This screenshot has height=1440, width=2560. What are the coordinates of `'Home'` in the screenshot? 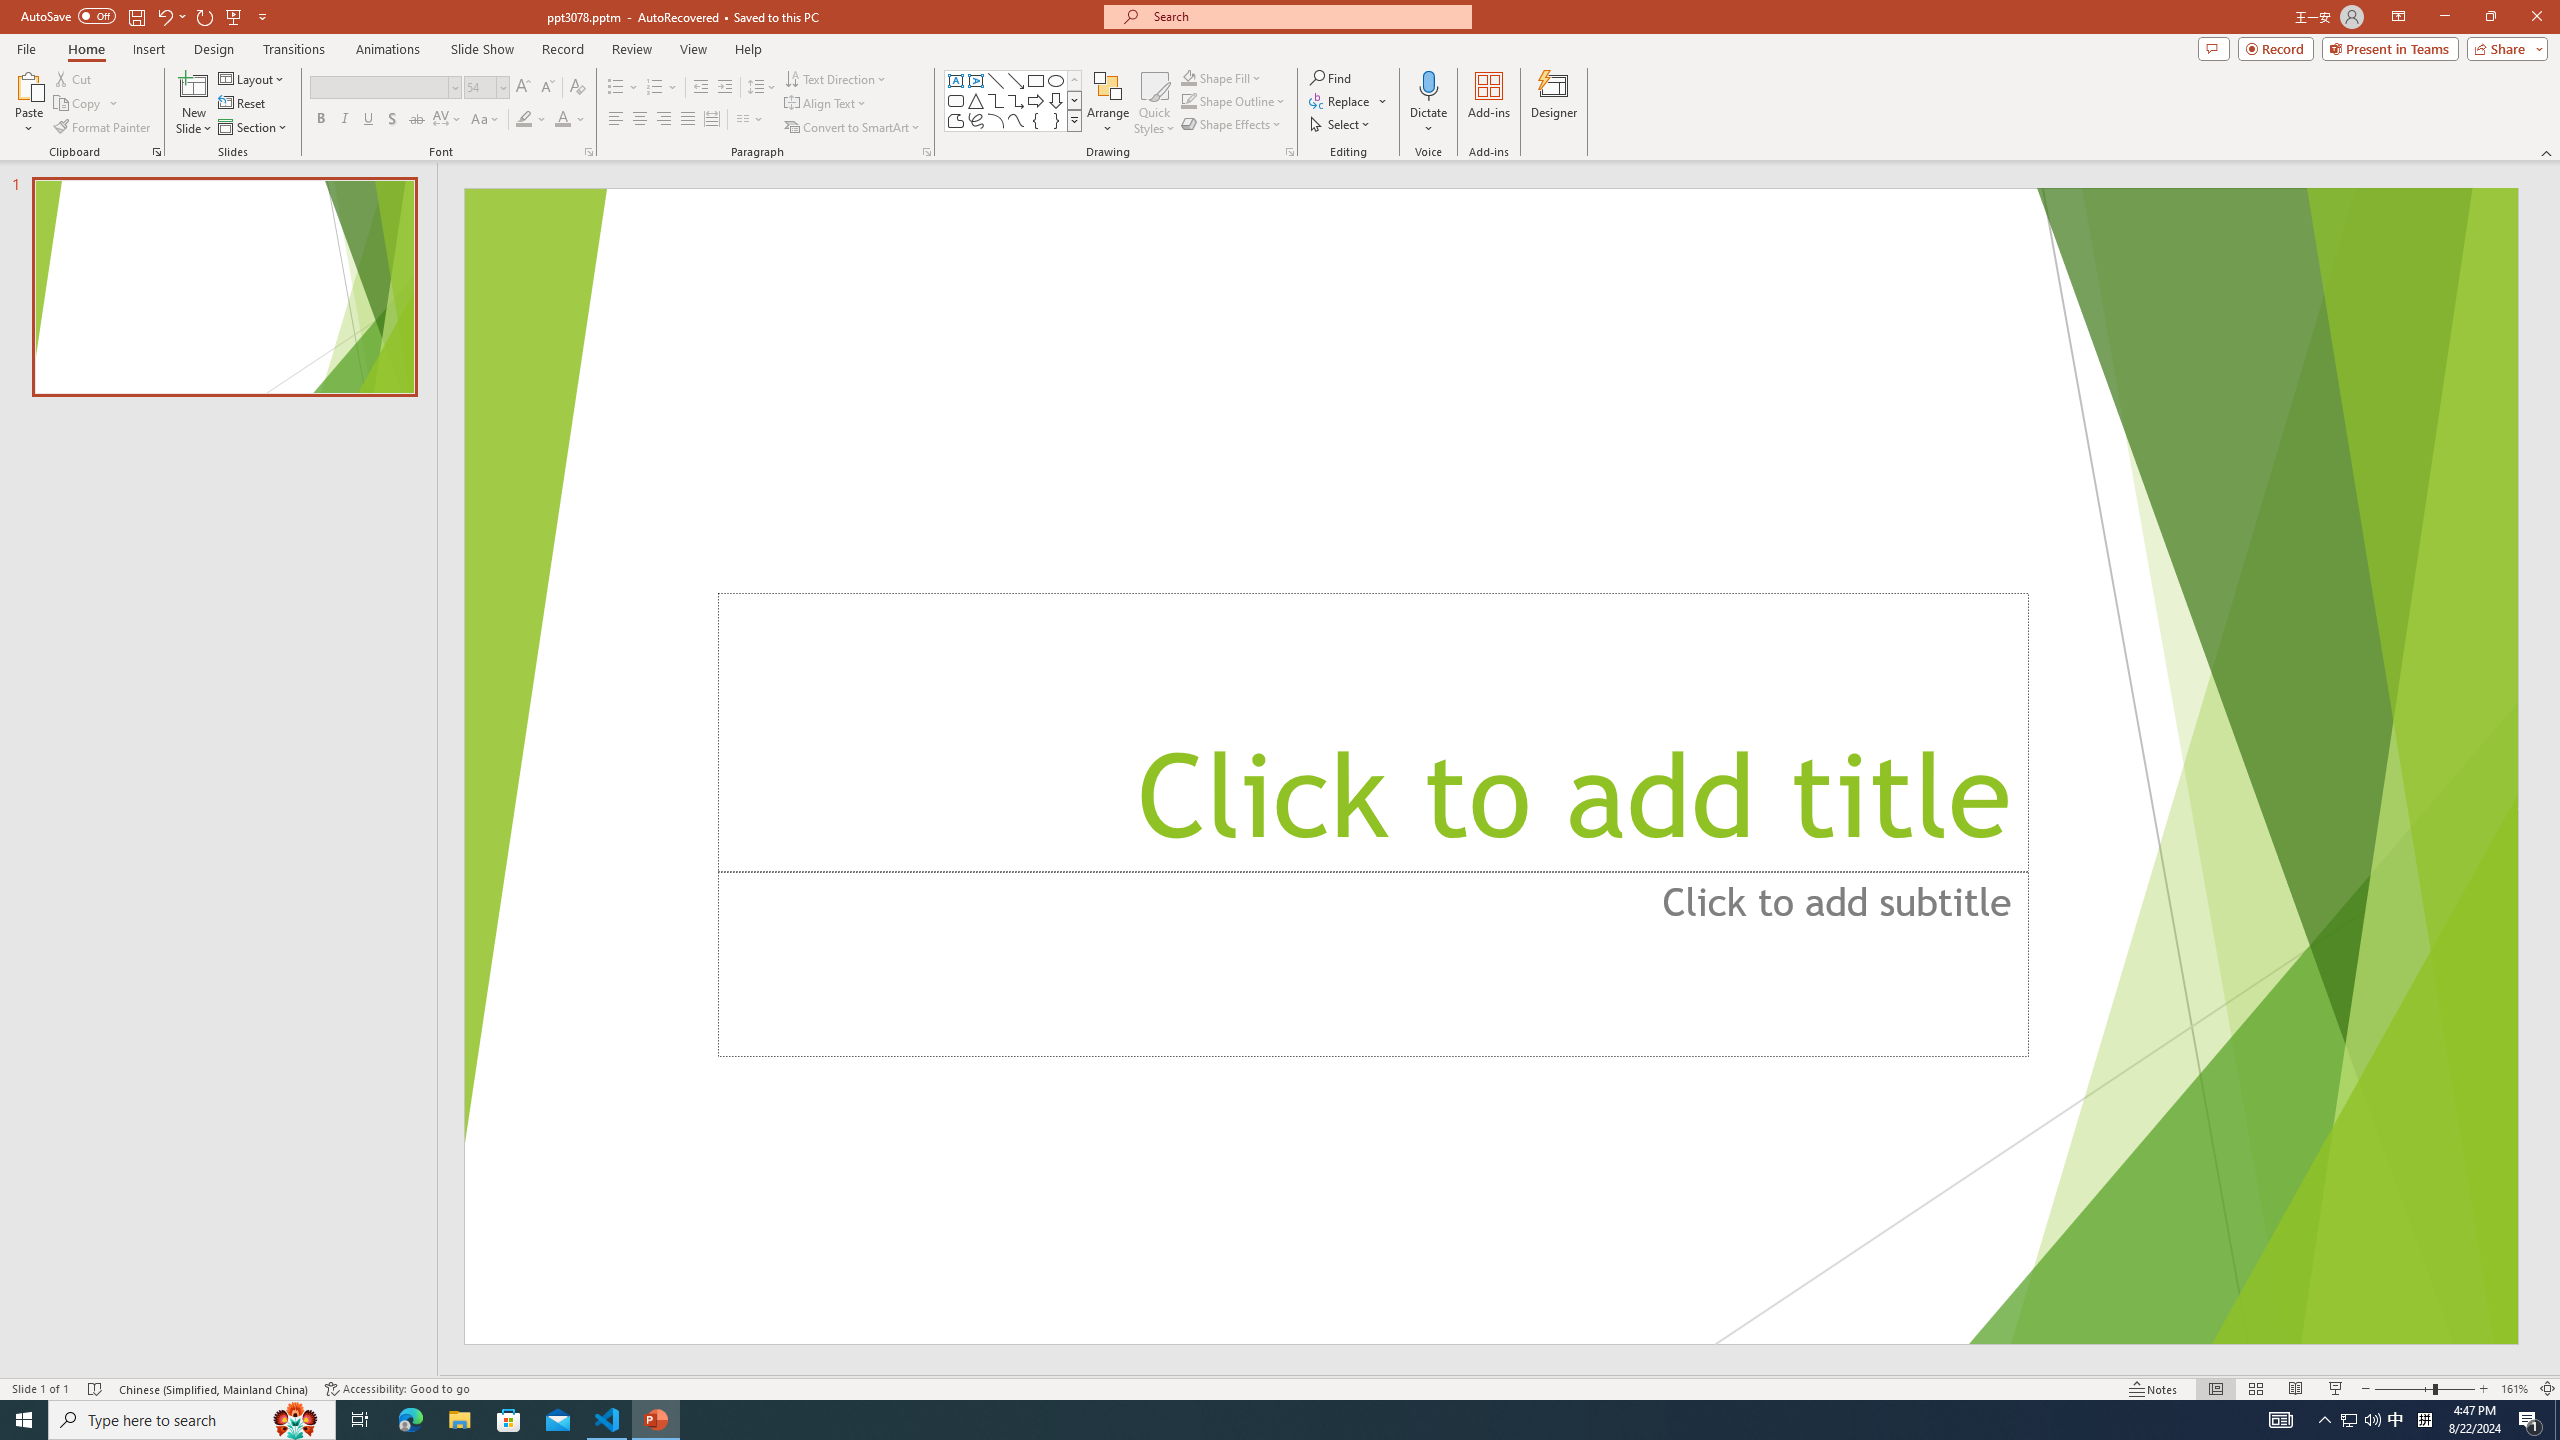 It's located at (85, 49).